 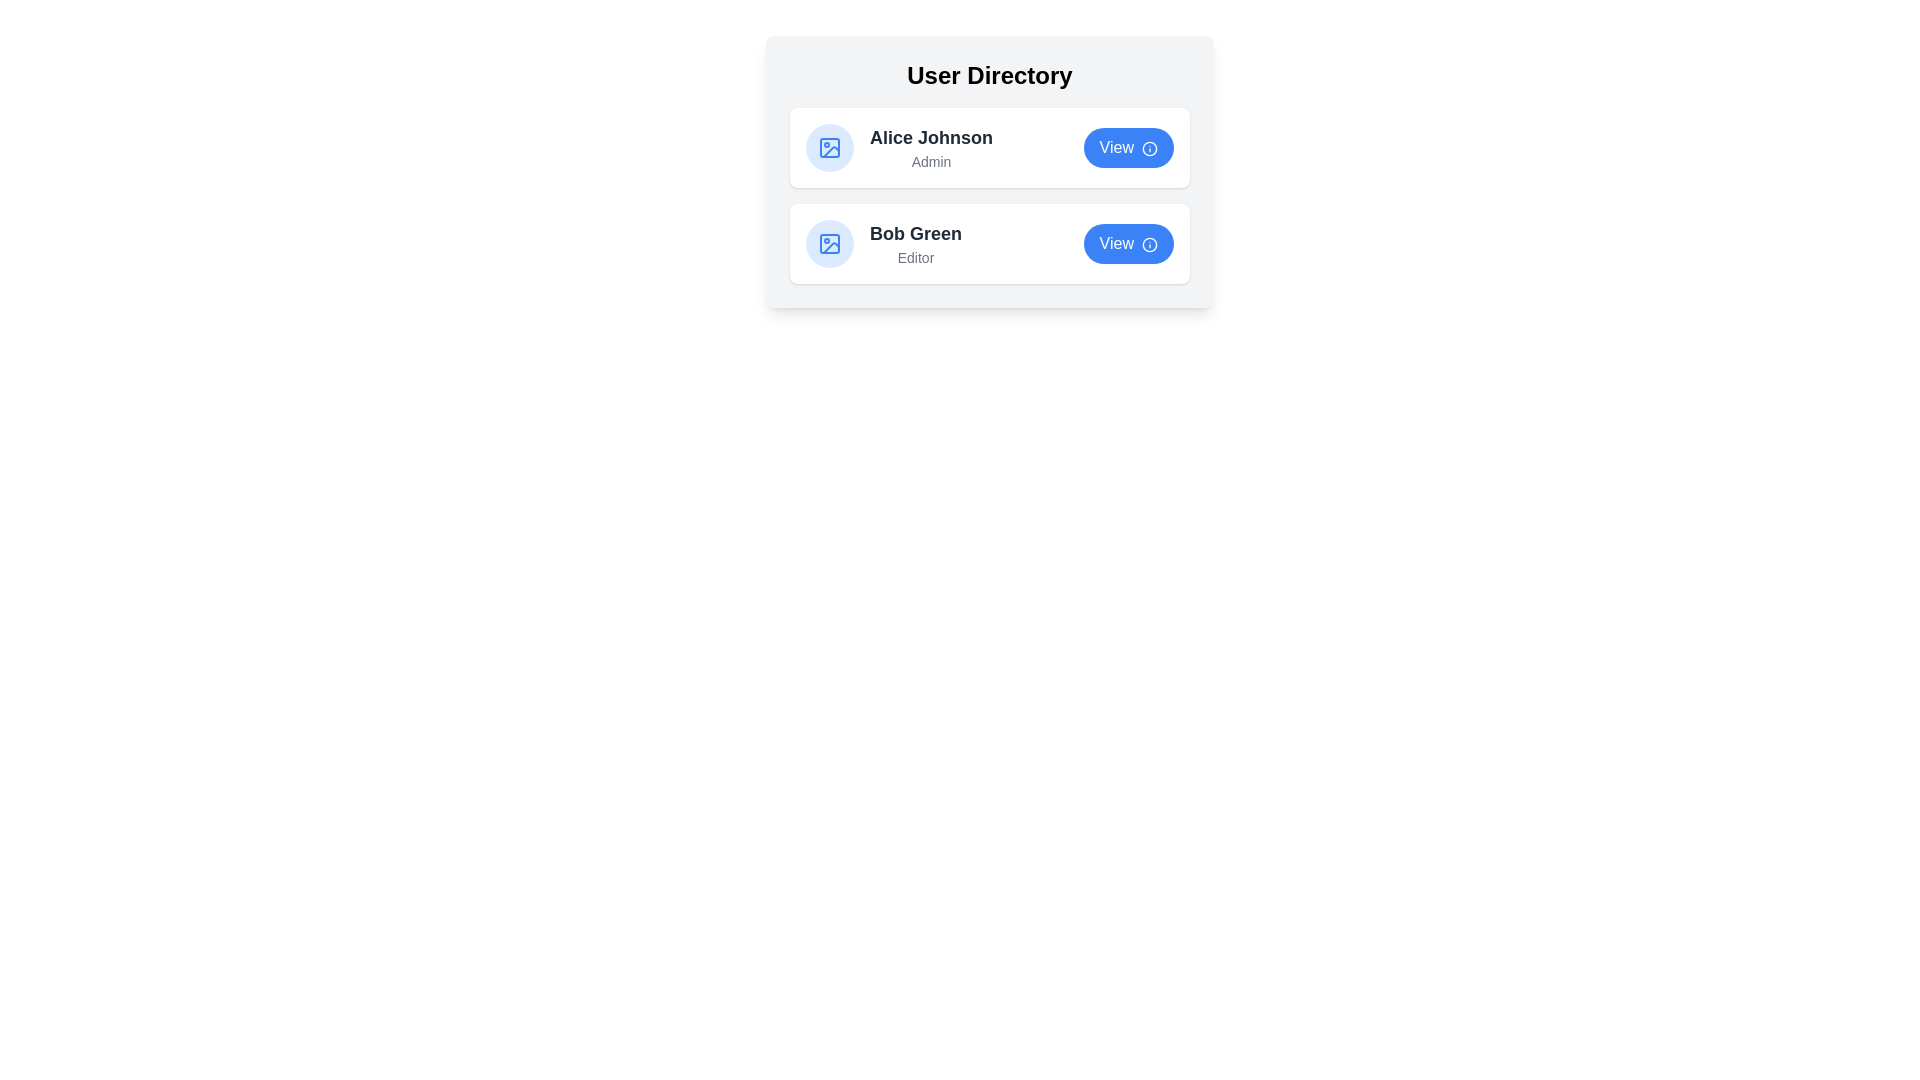 I want to click on the user's icon for Bob Green, so click(x=830, y=242).